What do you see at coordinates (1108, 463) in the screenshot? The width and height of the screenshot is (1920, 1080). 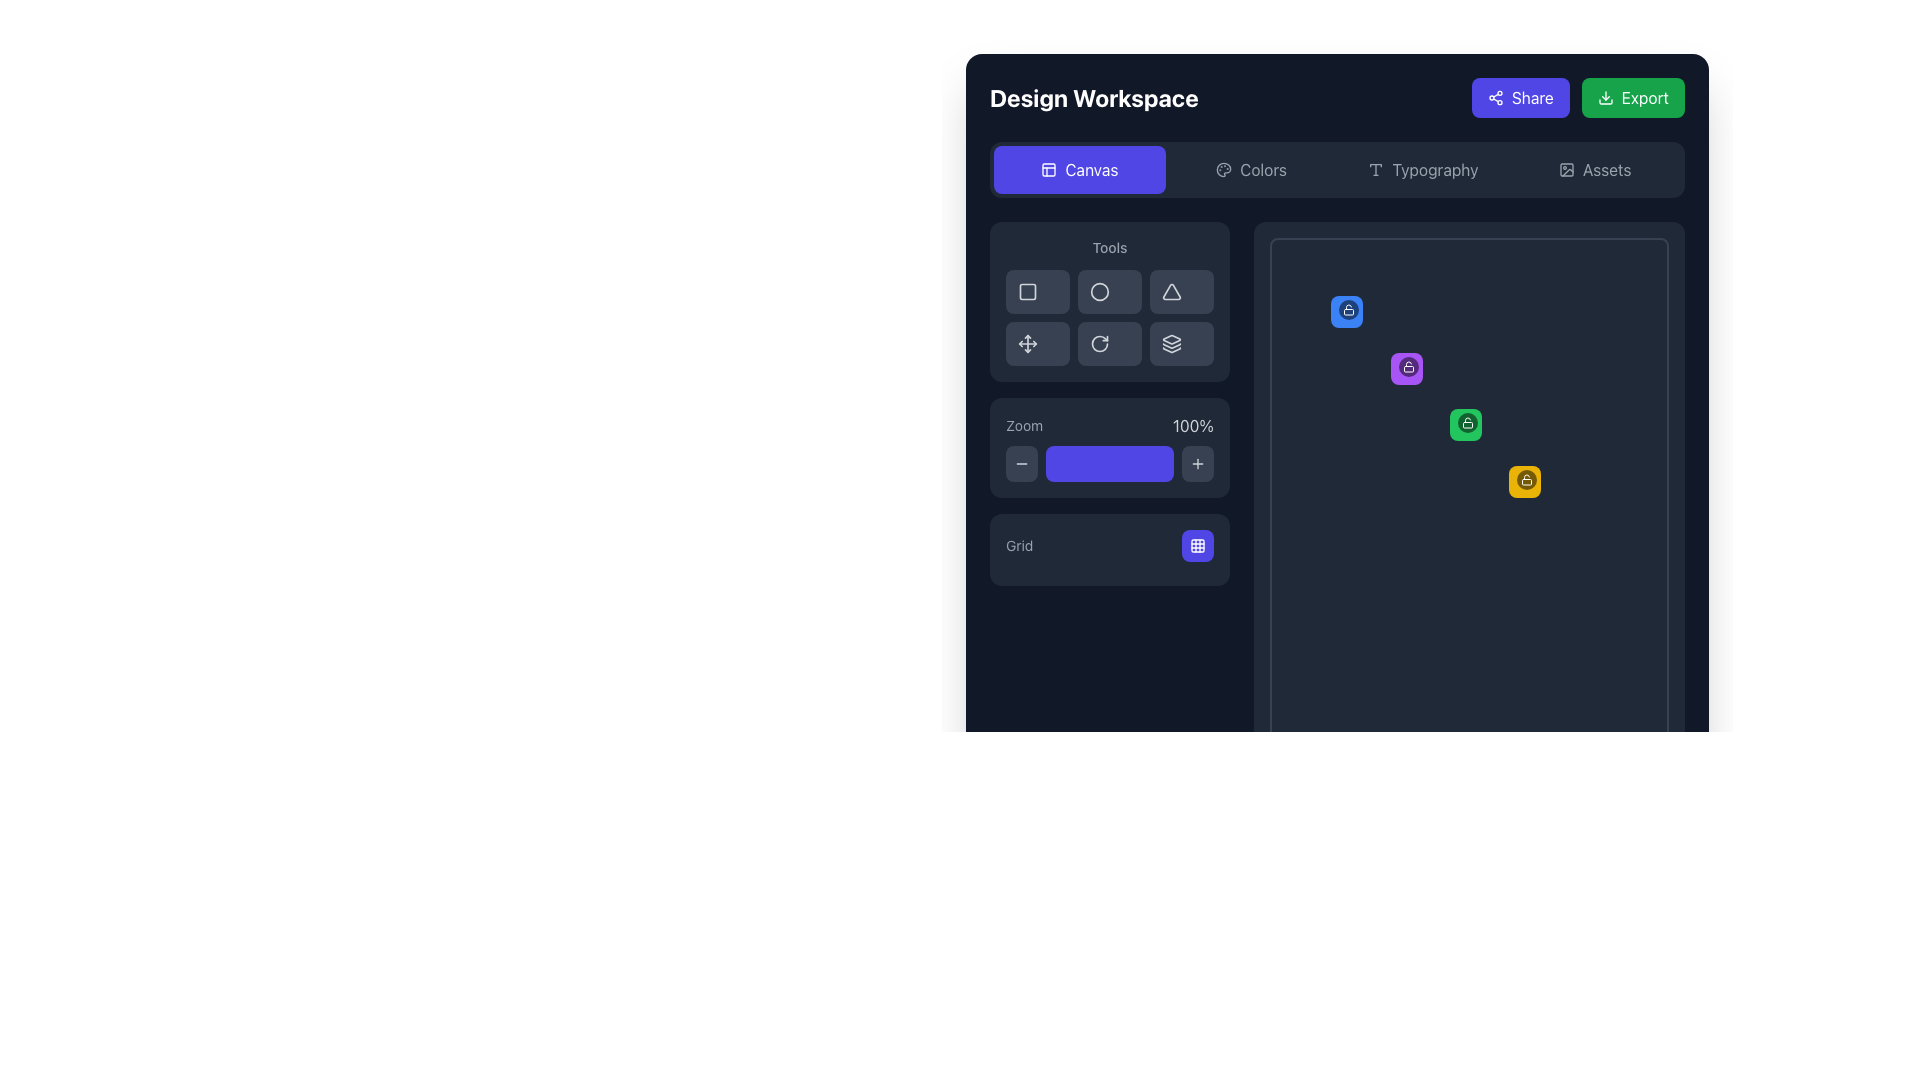 I see `the rectangular progress bar with a gray background and indigo segment, located centrally in the 'Zoom' section of the interface` at bounding box center [1108, 463].